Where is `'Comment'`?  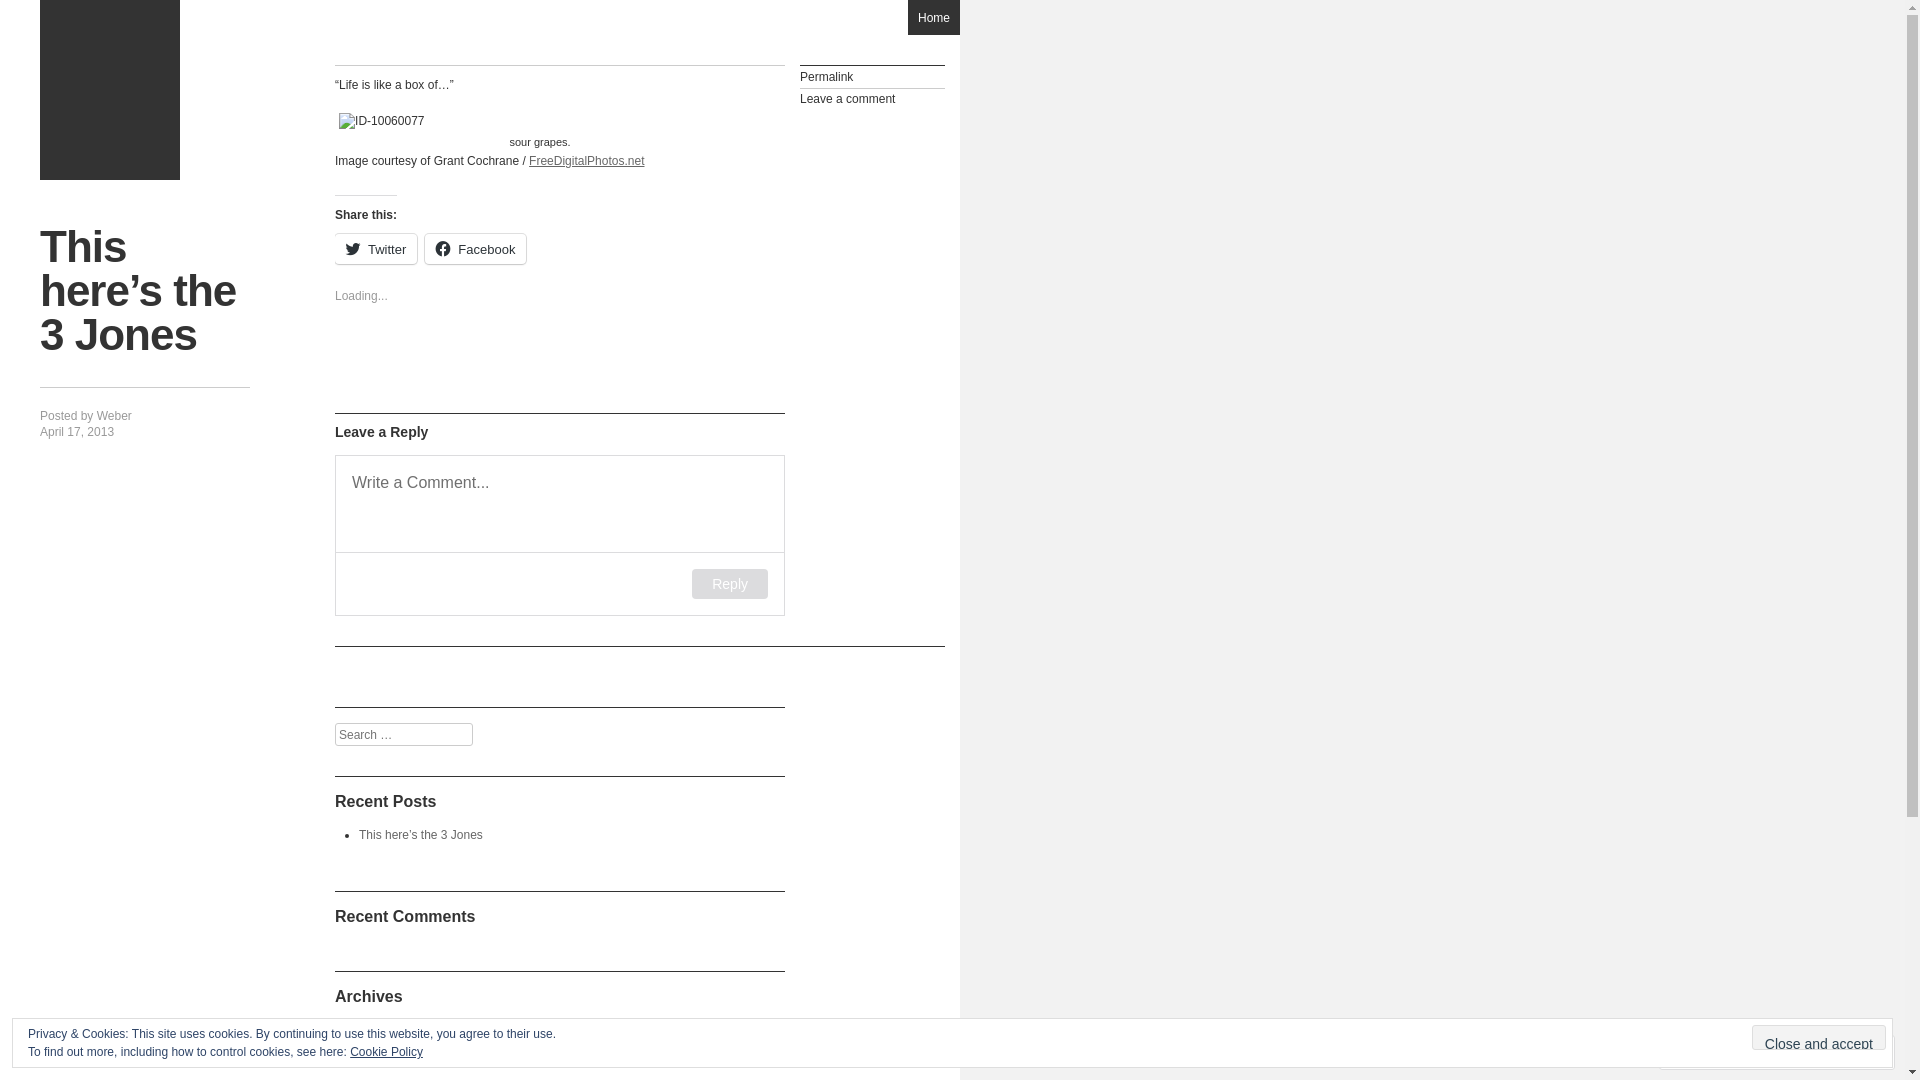 'Comment' is located at coordinates (1712, 1051).